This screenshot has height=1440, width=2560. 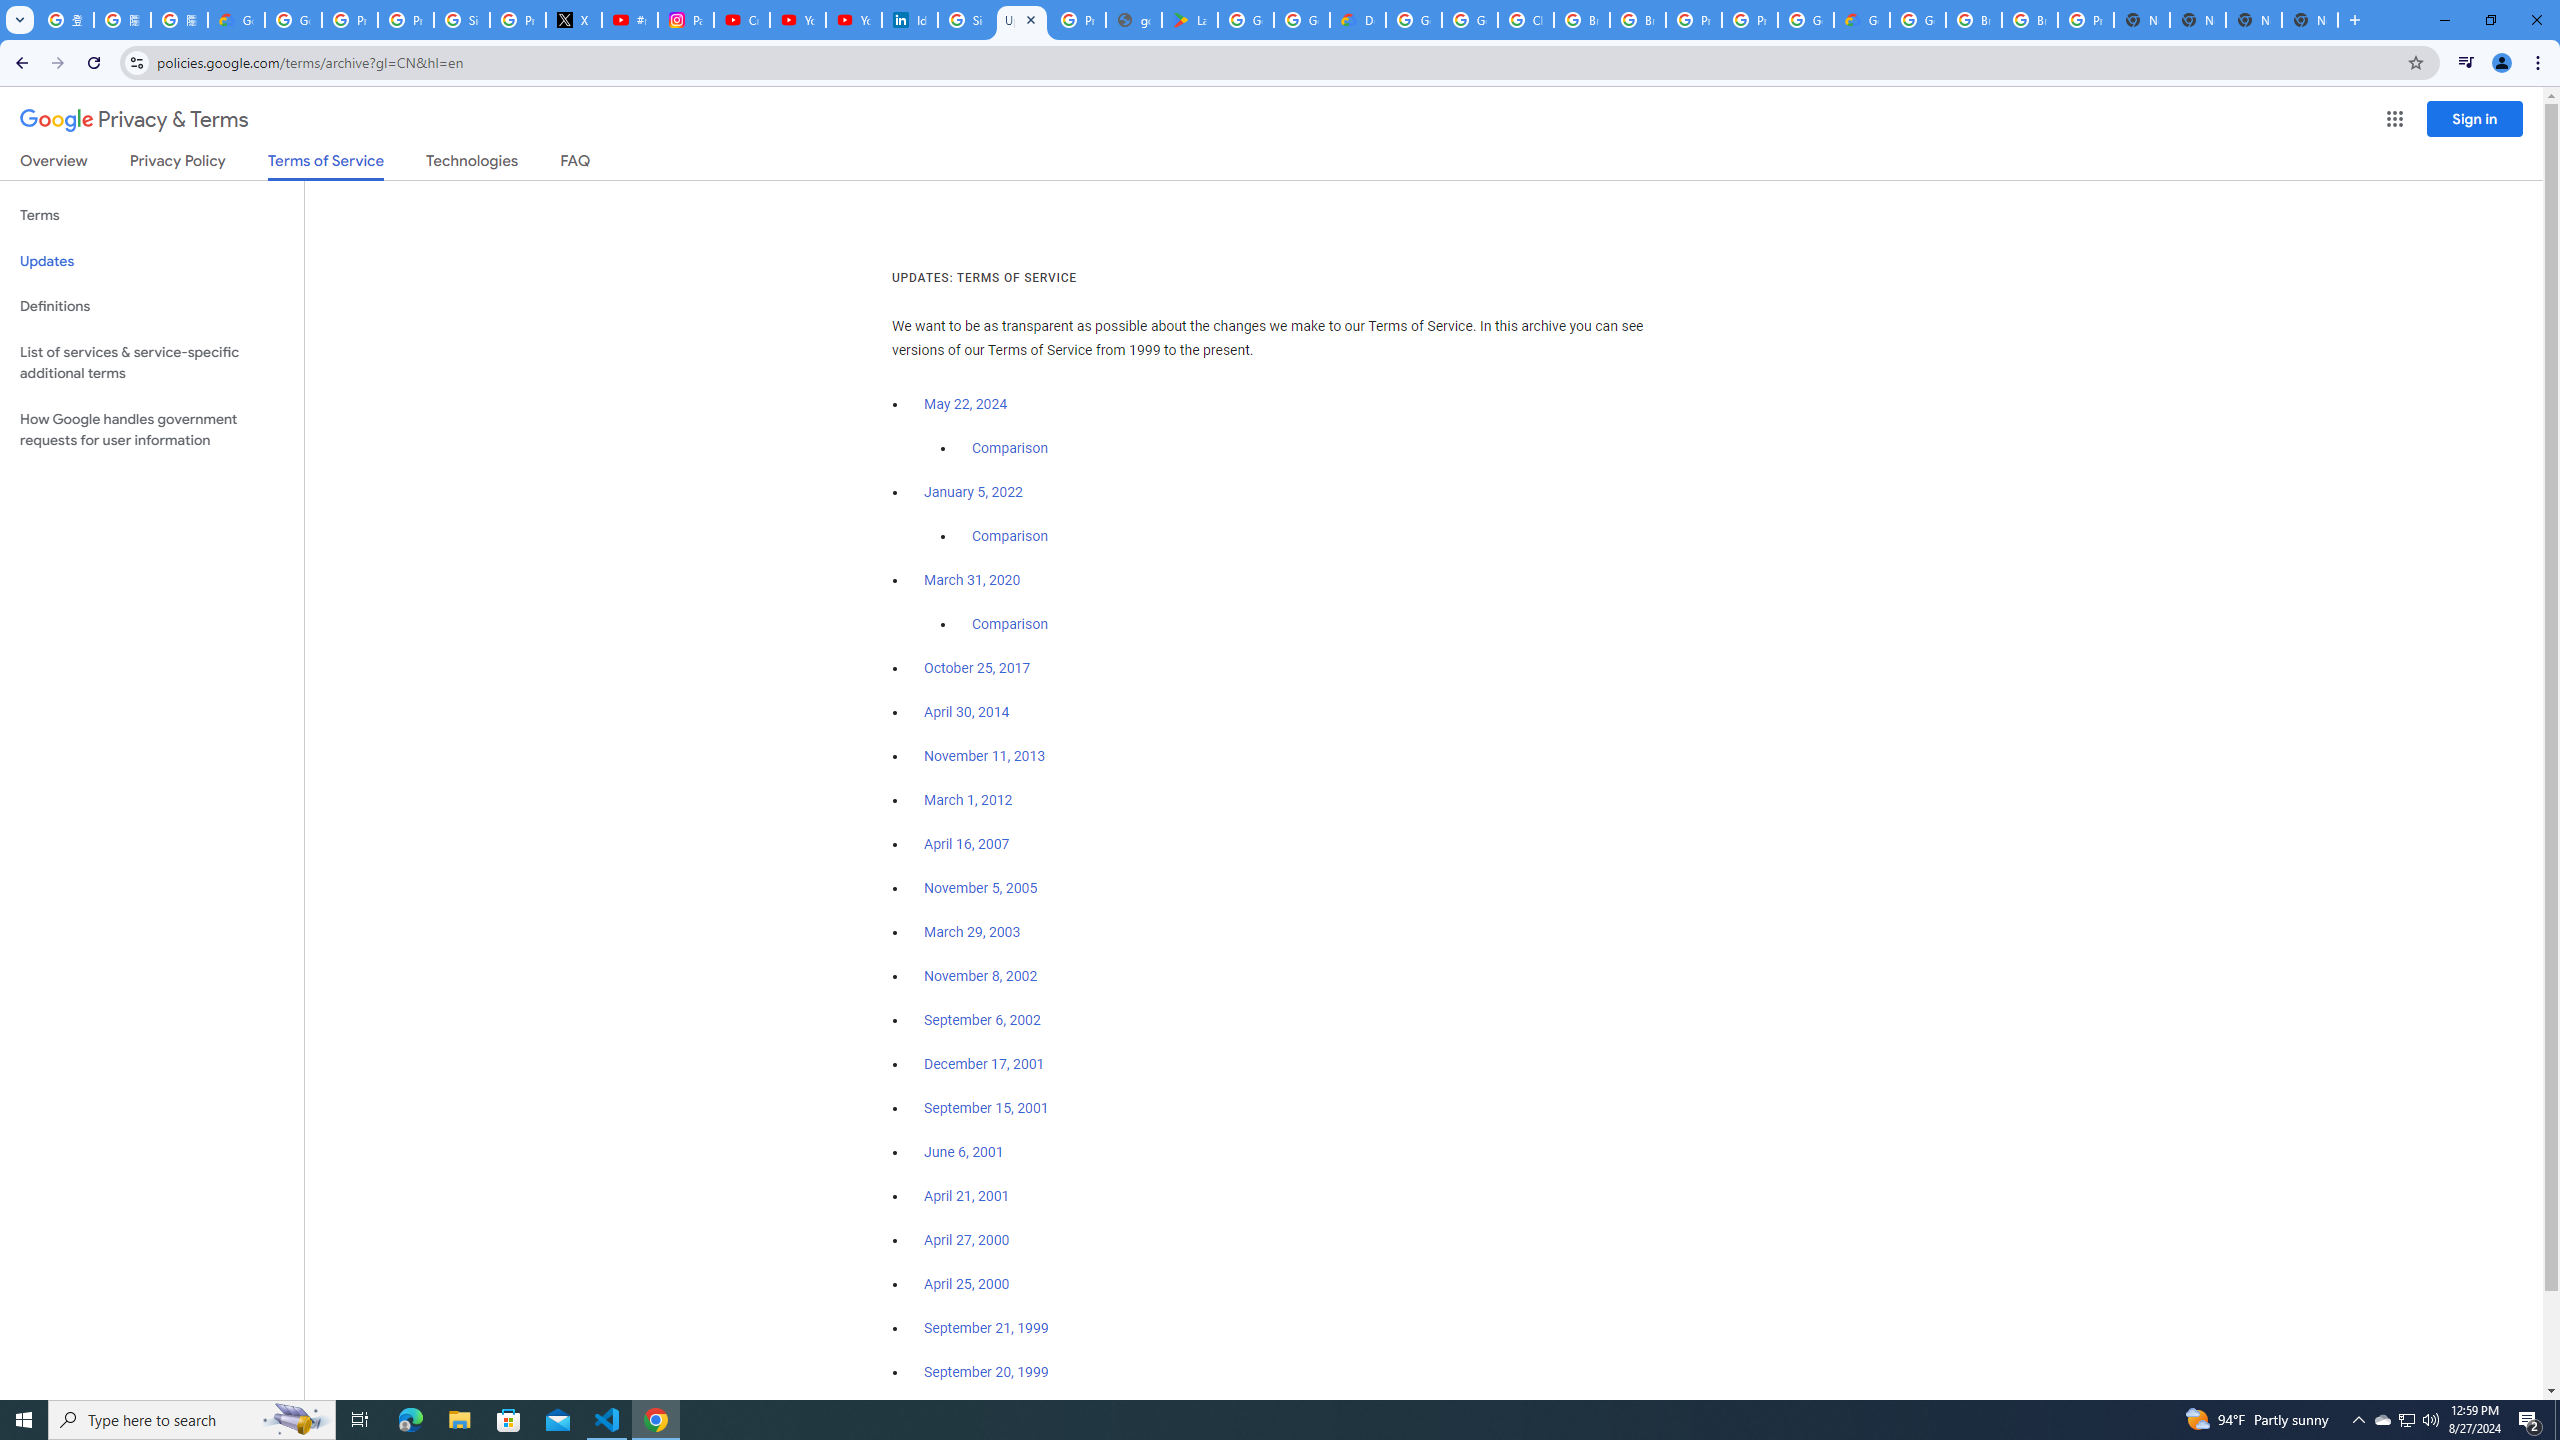 What do you see at coordinates (971, 581) in the screenshot?
I see `'March 31, 2020'` at bounding box center [971, 581].